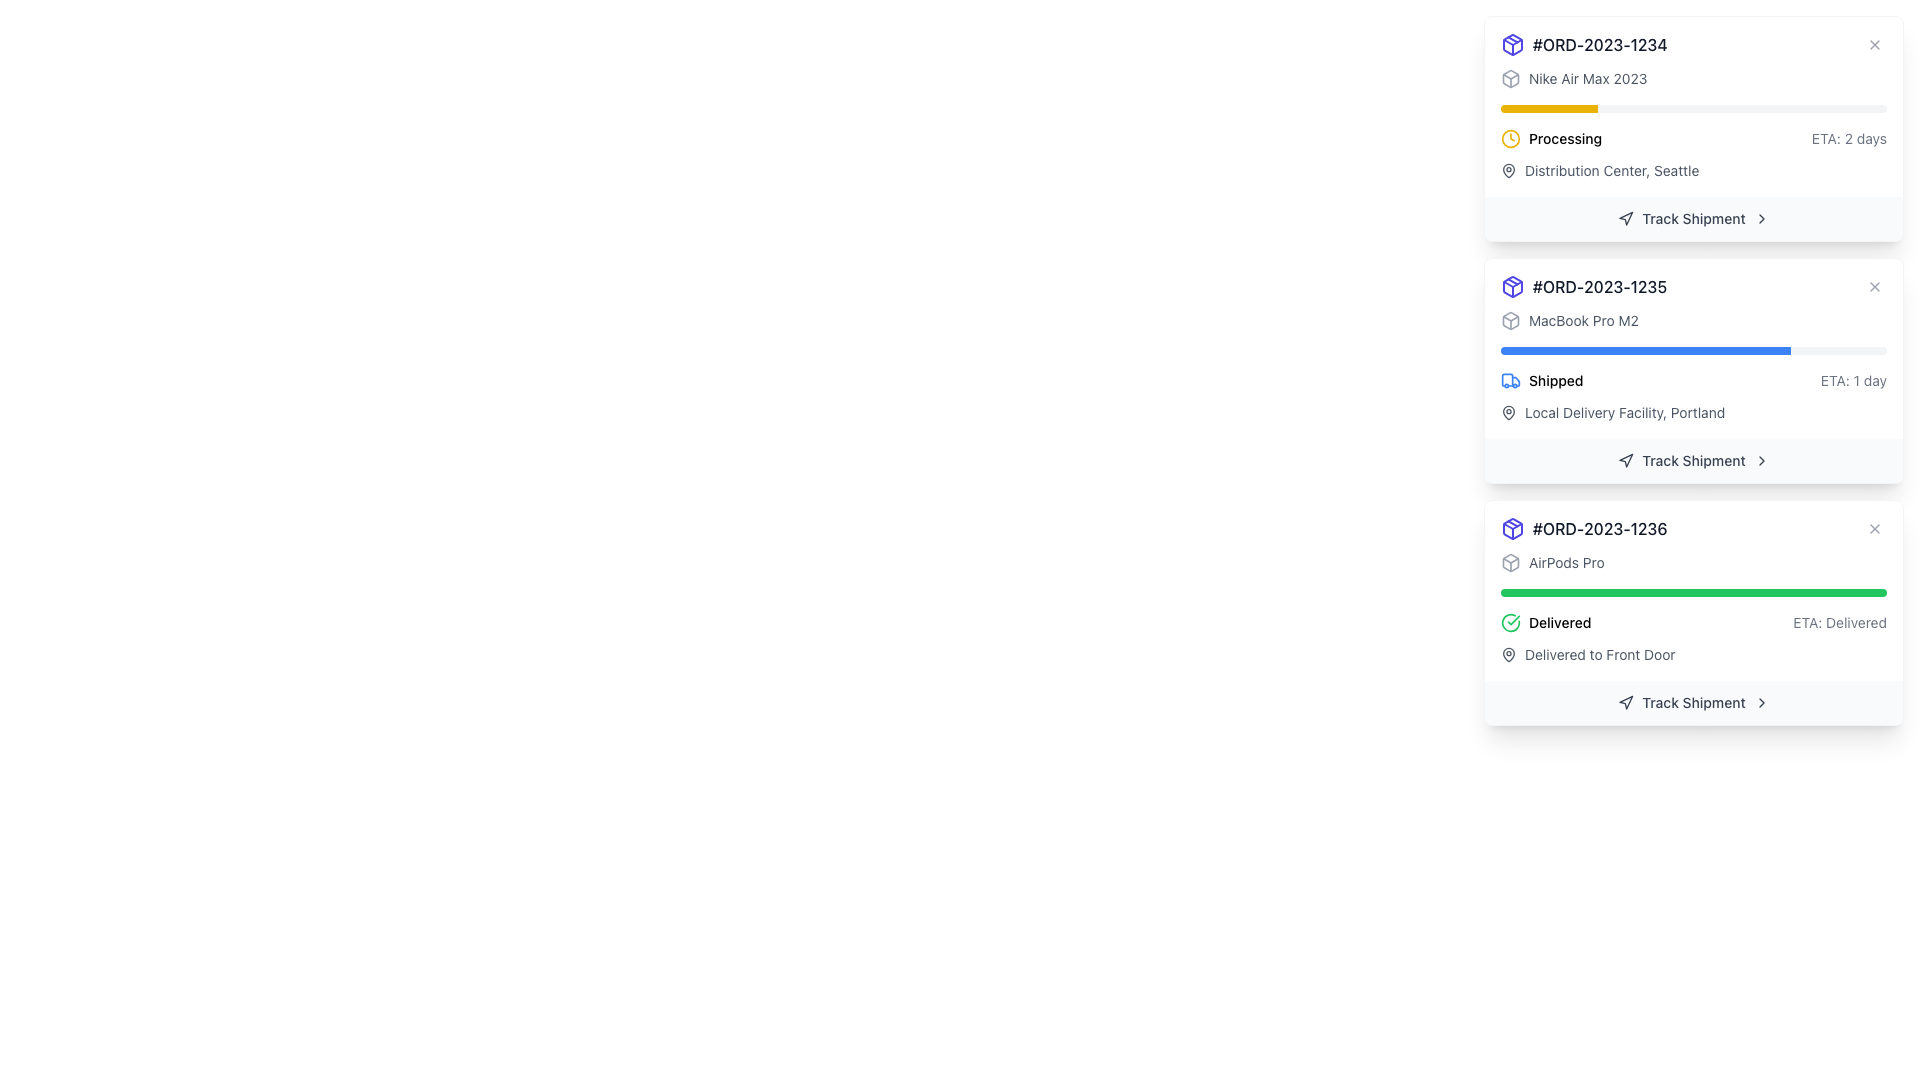 This screenshot has height=1080, width=1920. What do you see at coordinates (1693, 461) in the screenshot?
I see `the 'Track Shipment' button located in the order card for '#ORD-2023-1235' below the delivery status and location information for 'MacBook Pro M2'` at bounding box center [1693, 461].